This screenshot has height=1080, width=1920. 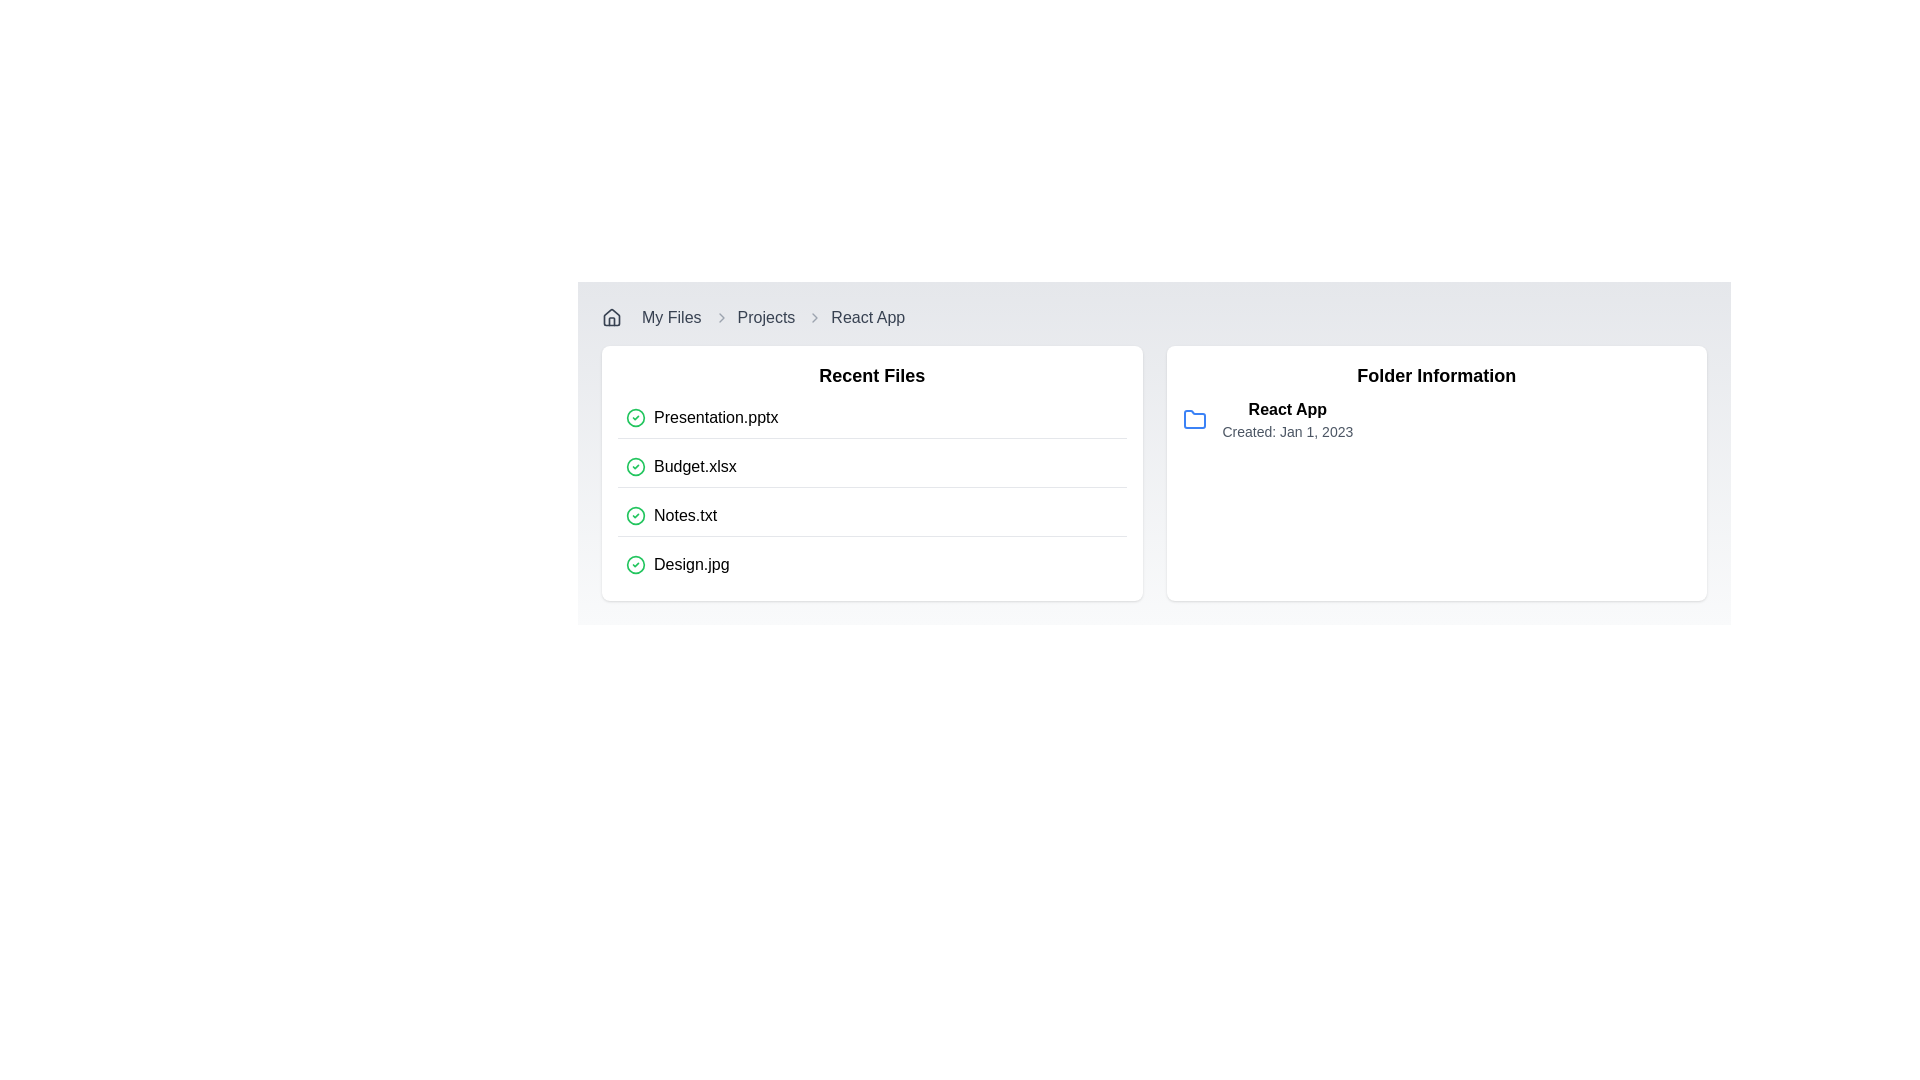 What do you see at coordinates (634, 416) in the screenshot?
I see `the green circular icon with a checkmark located to the left of the text 'Presentation.pptx' in the 'Recent Files' section` at bounding box center [634, 416].